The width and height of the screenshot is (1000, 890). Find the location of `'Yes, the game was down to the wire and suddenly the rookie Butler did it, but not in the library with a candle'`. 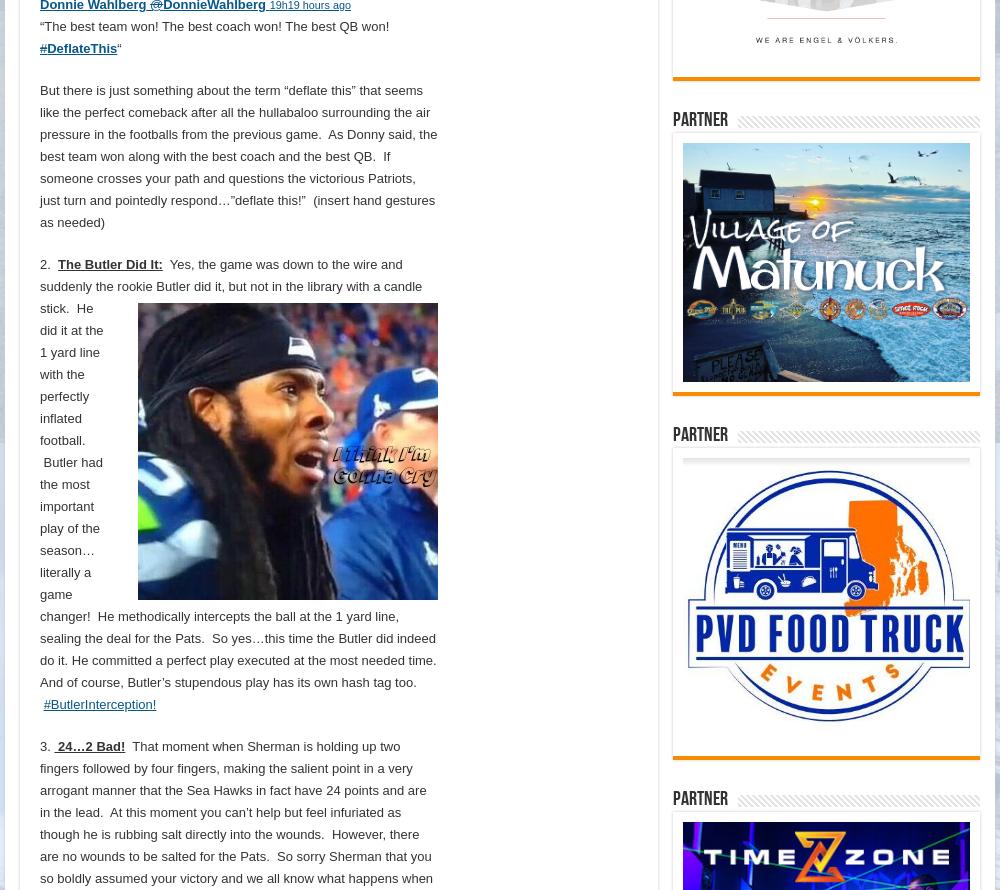

'Yes, the game was down to the wire and suddenly the rookie Butler did it, but not in the library with a candle' is located at coordinates (230, 273).